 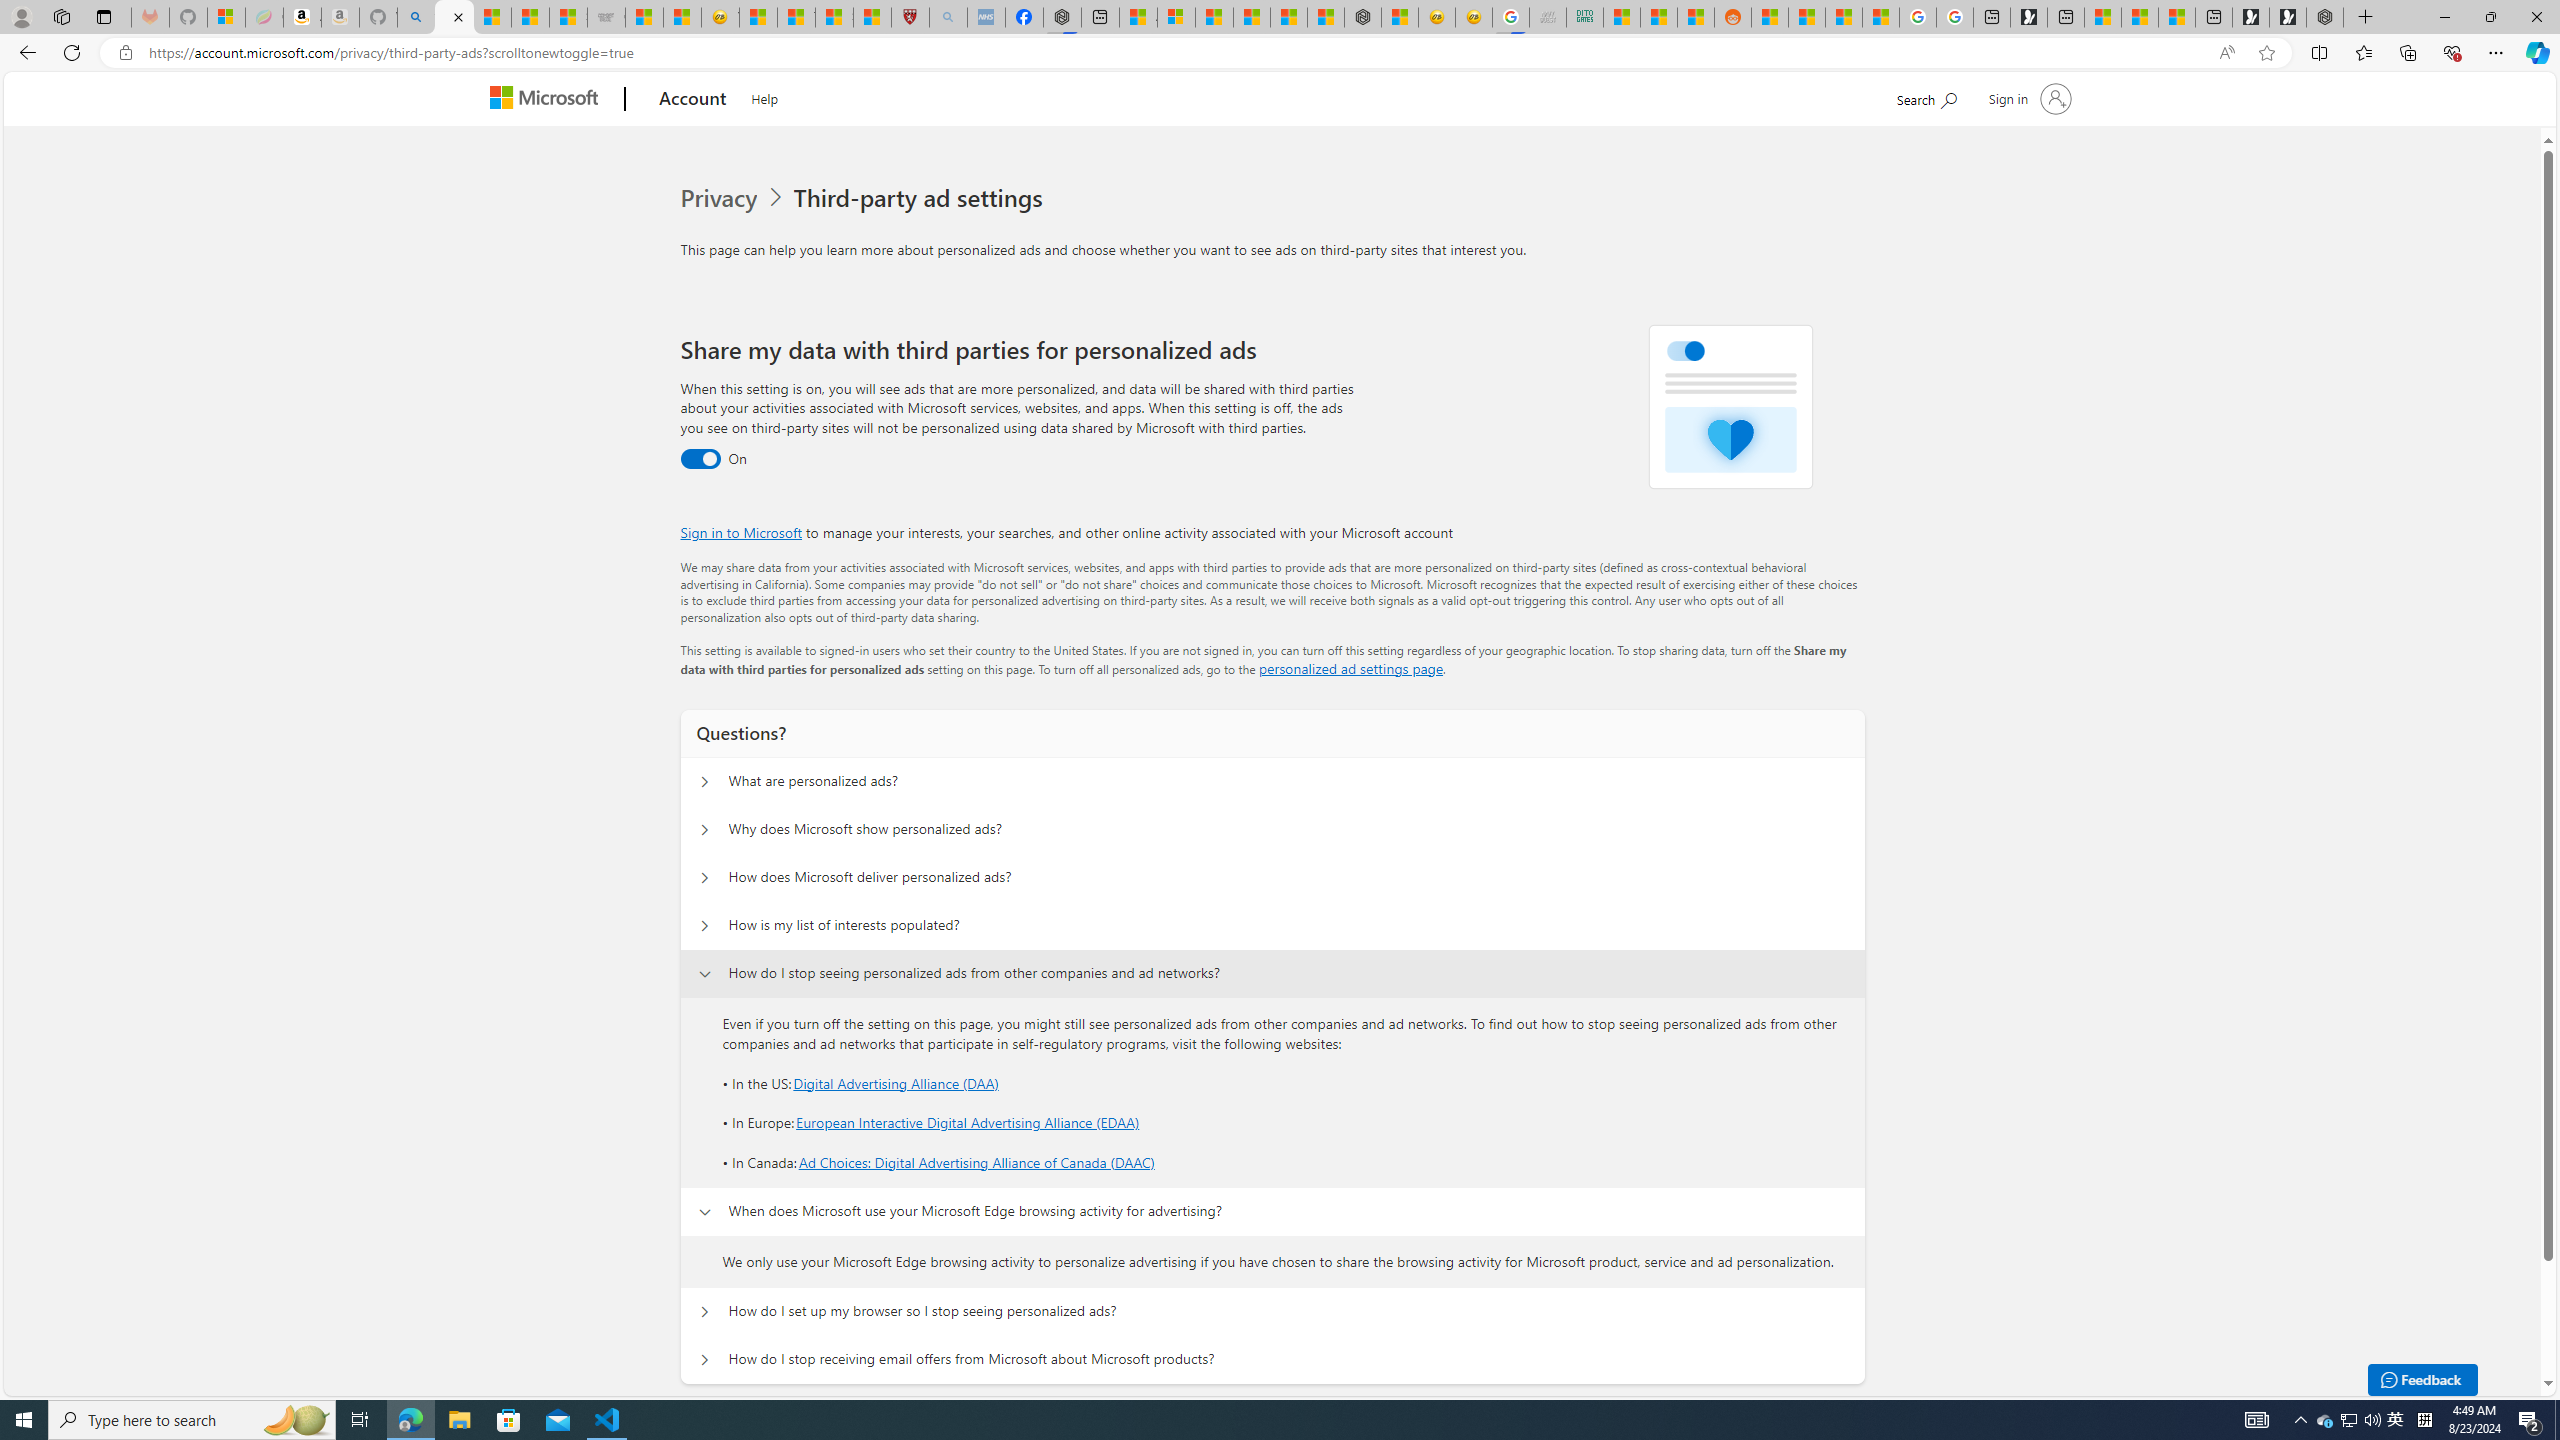 I want to click on 'DITOGAMES AG Imprint', so click(x=1585, y=16).